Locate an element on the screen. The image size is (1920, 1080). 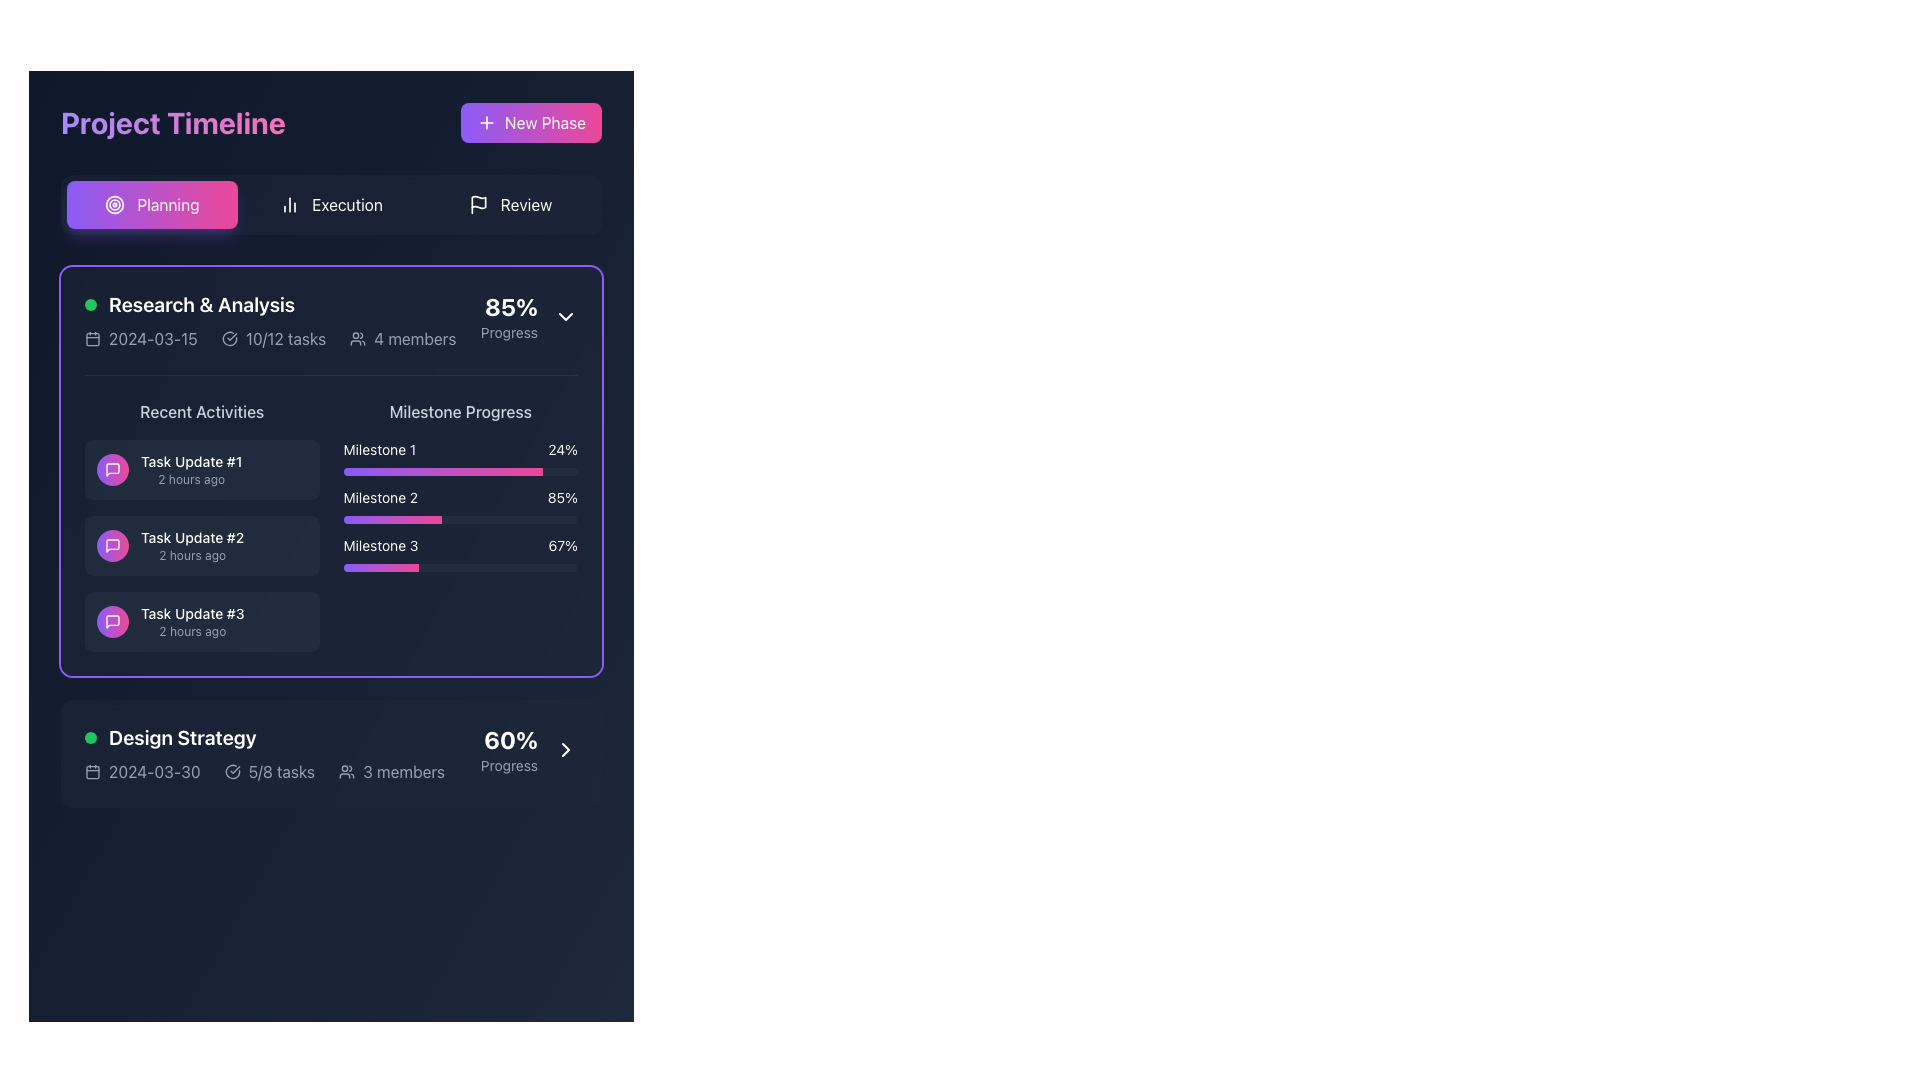
the task update icon located in the 'Recent Activities' section of the 'Research & Analysis' area, which is the first in a series of message icons and positioned to the left of 'Task Update #1' is located at coordinates (112, 620).